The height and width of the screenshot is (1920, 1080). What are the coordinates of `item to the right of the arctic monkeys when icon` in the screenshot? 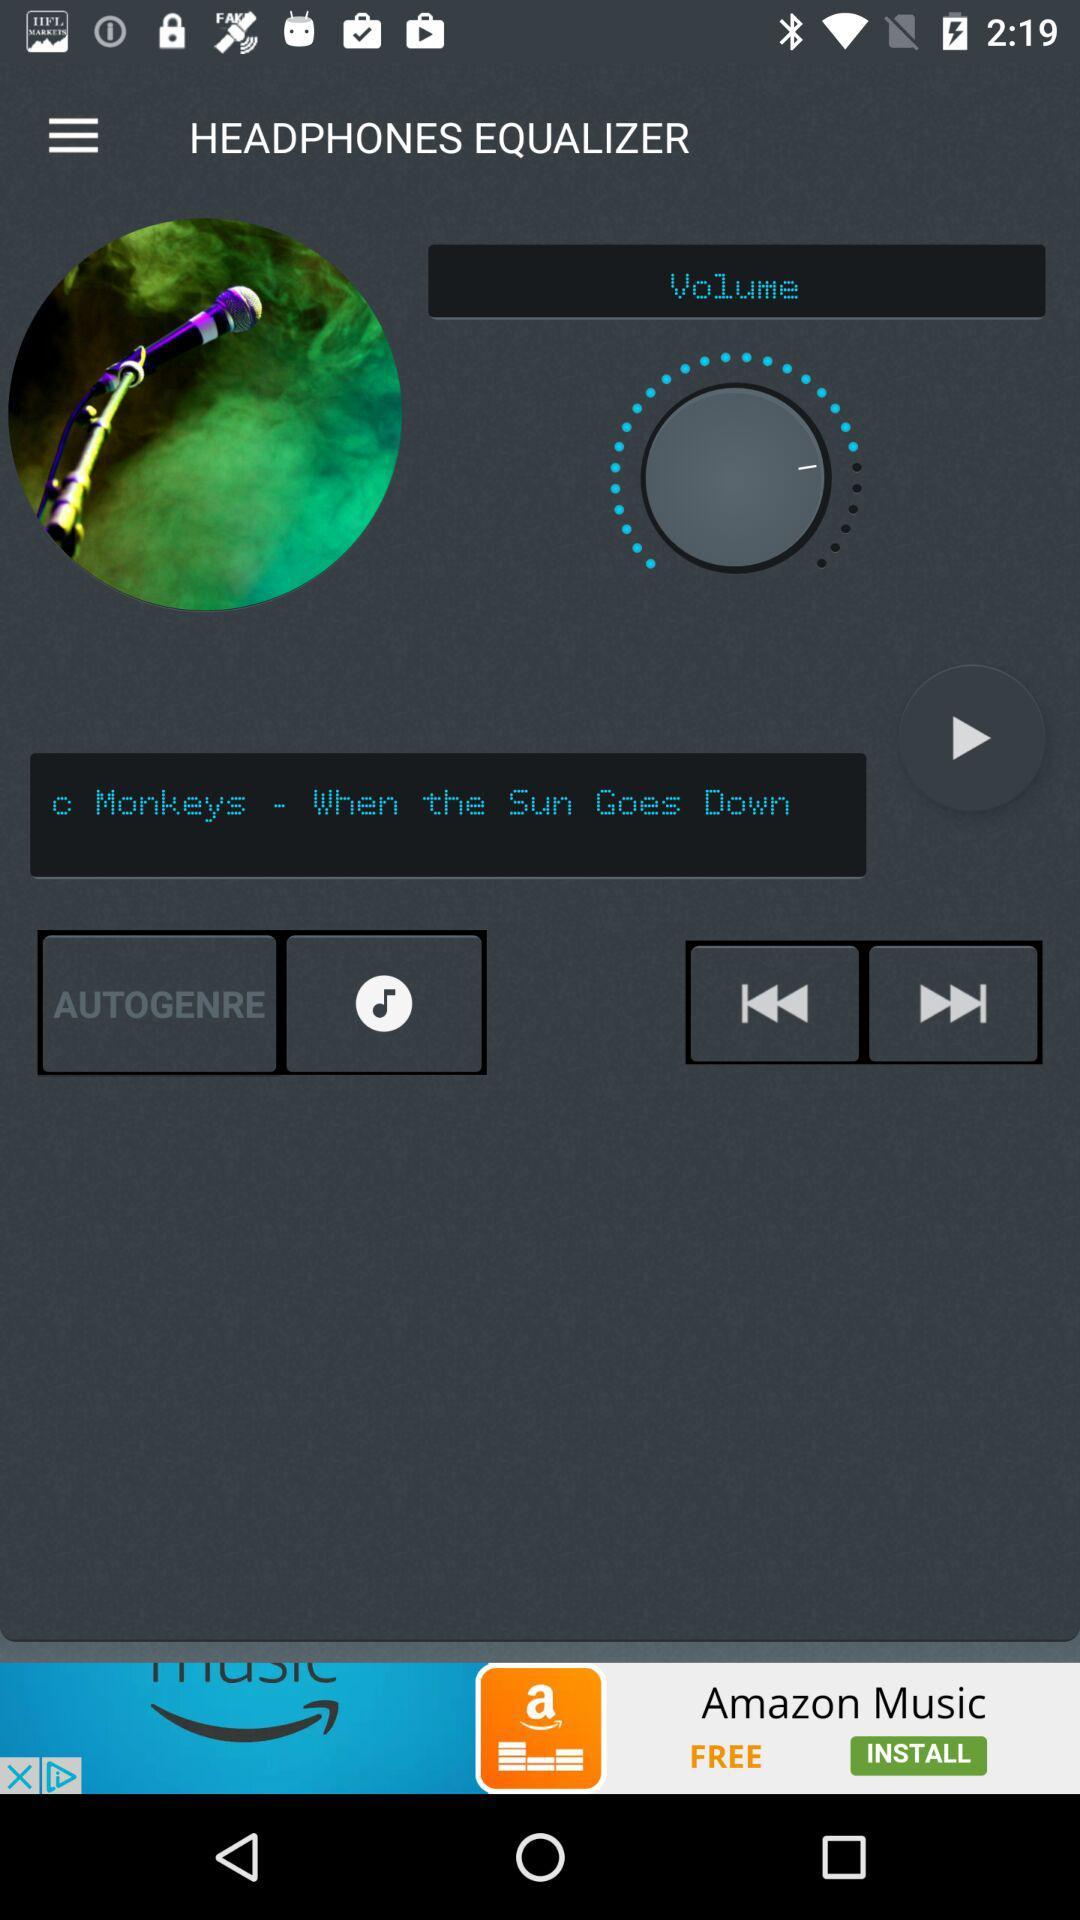 It's located at (971, 737).